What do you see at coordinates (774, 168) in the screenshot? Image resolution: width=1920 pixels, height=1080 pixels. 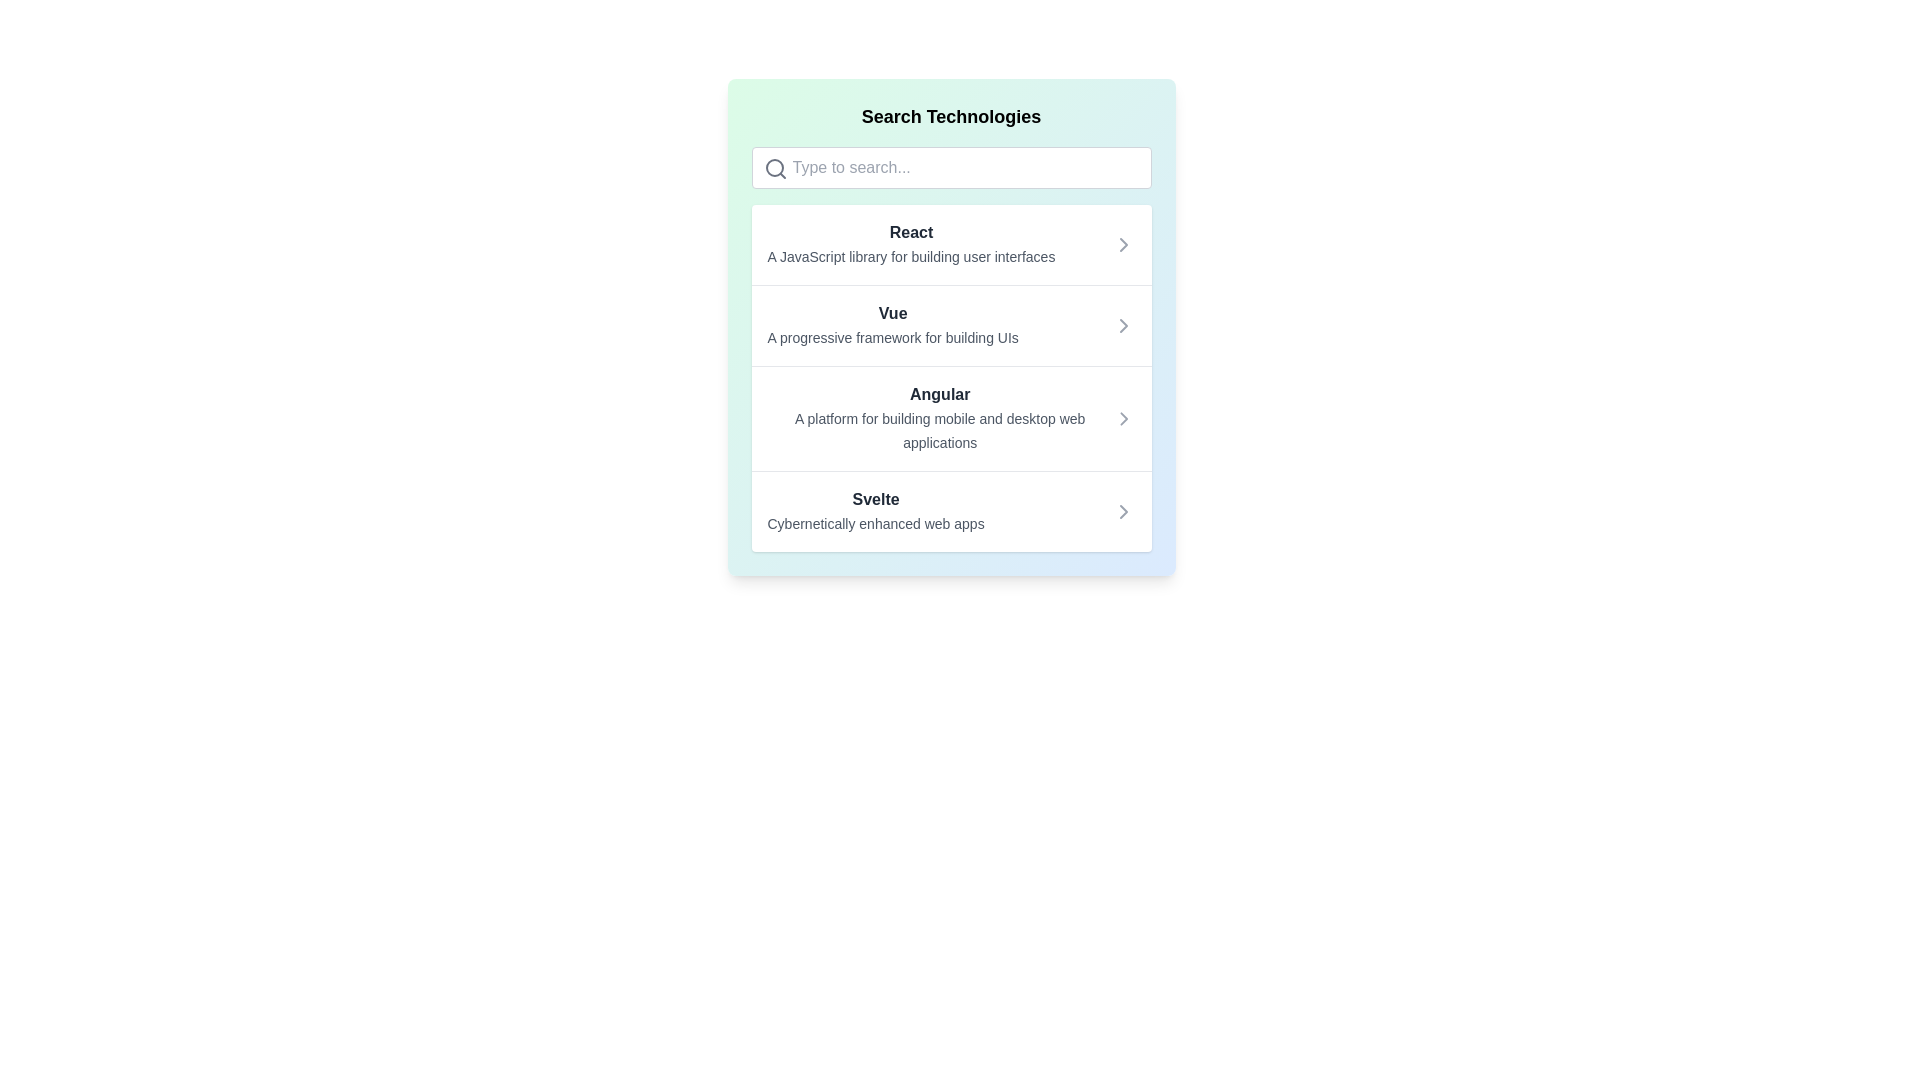 I see `the gray magnifying glass icon located at the top left of the search input field beneath the 'Search Technologies' title` at bounding box center [774, 168].